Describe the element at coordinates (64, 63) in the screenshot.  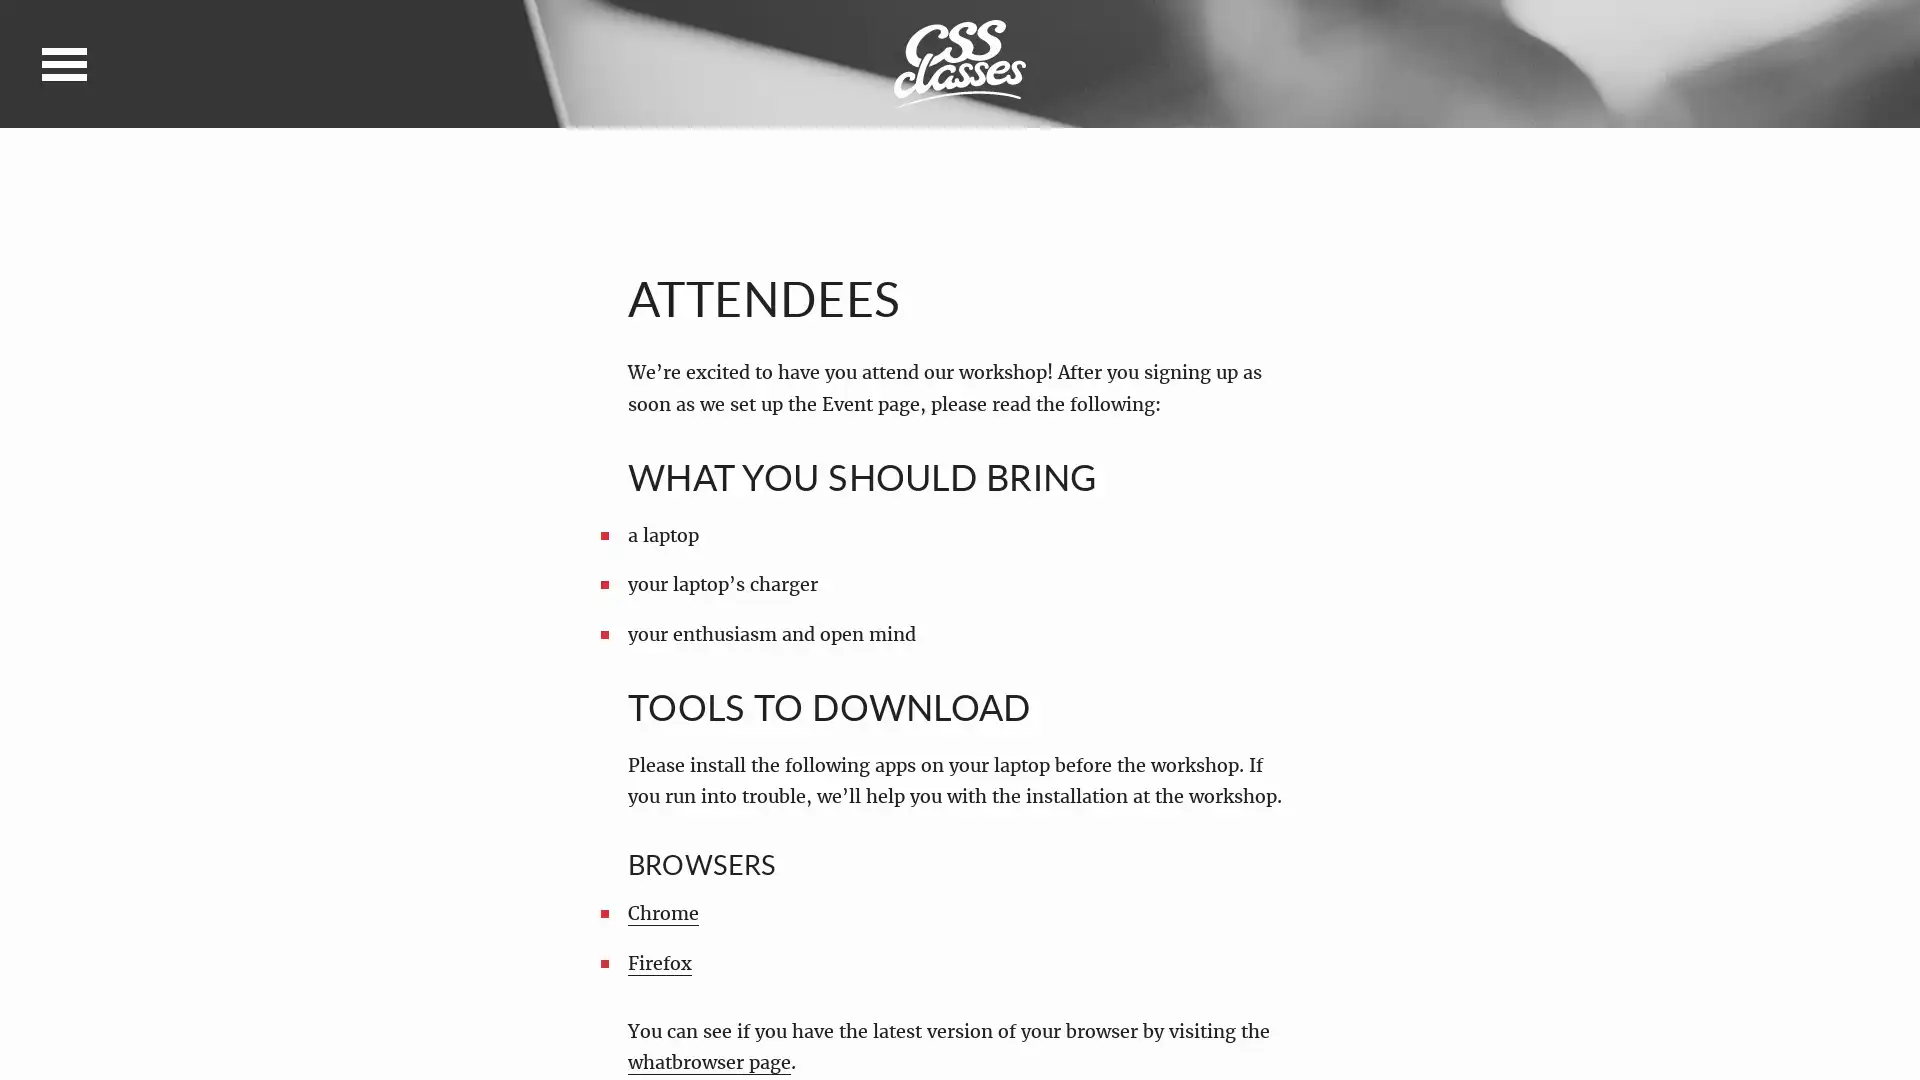
I see `Open Menu` at that location.